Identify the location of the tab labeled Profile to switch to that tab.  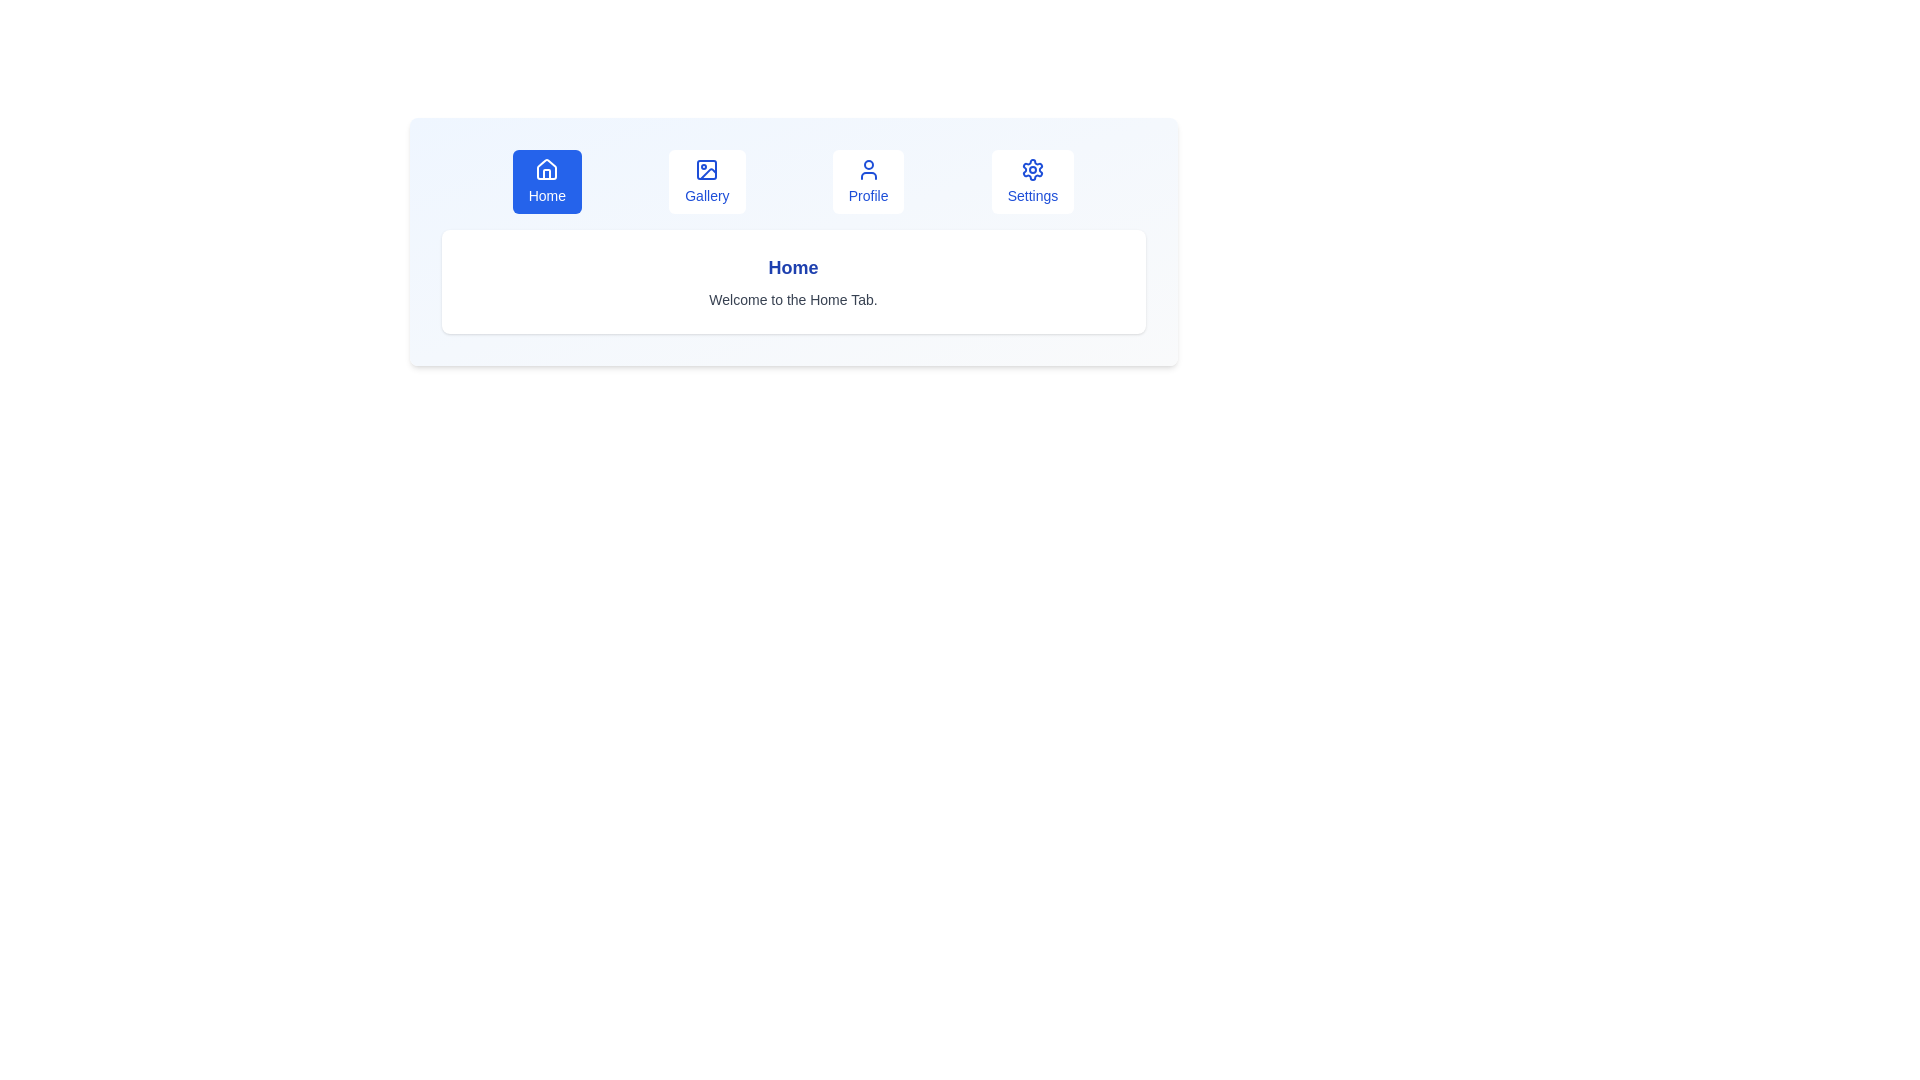
(868, 181).